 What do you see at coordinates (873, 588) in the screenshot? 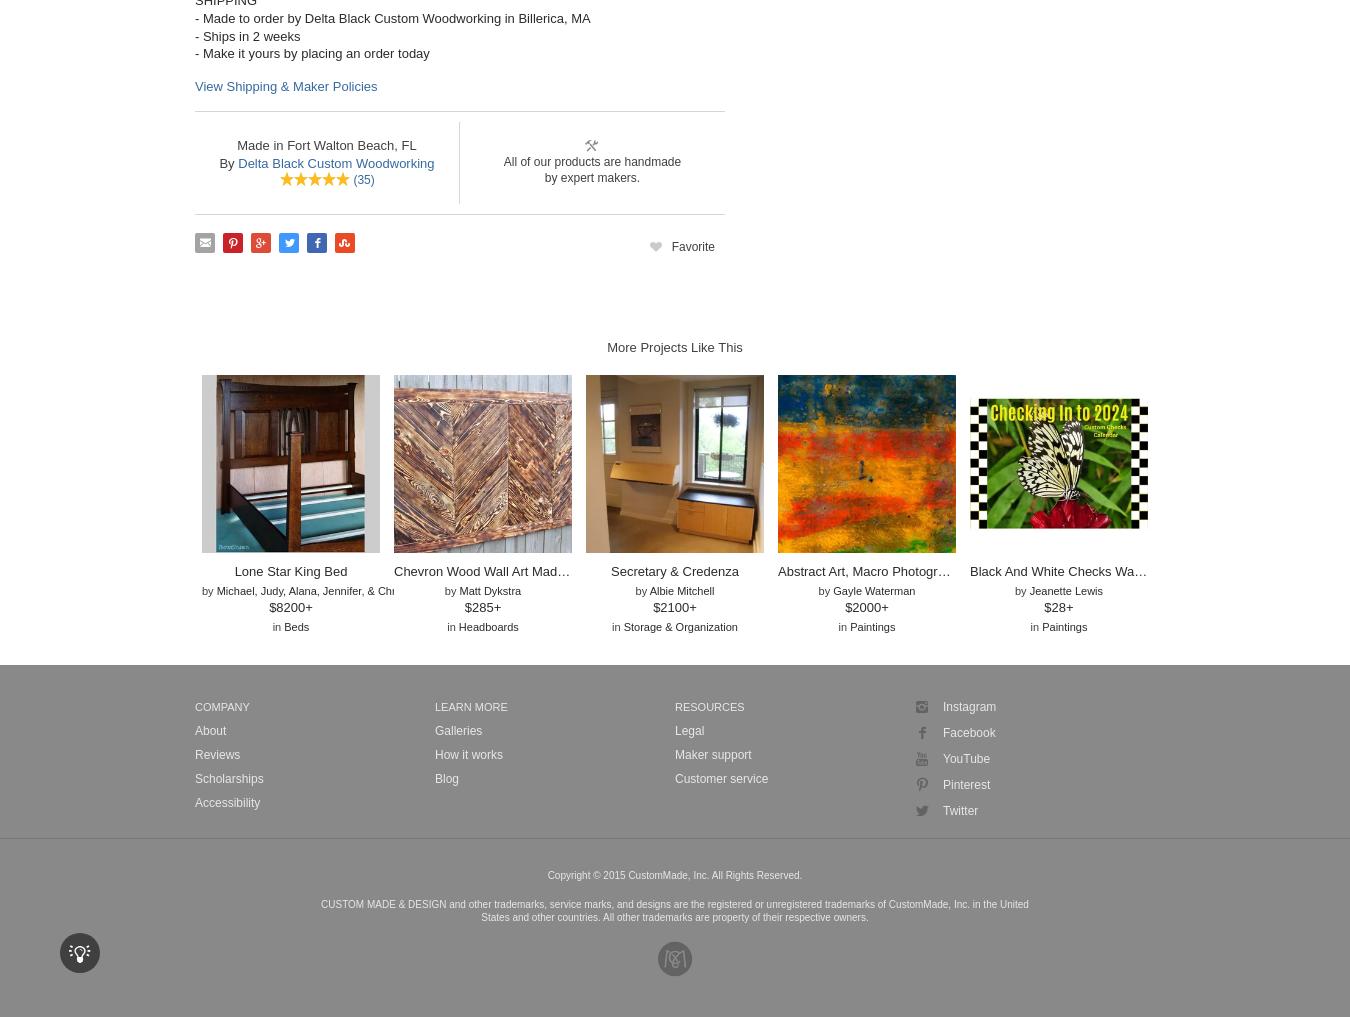
I see `'Gayle Waterman'` at bounding box center [873, 588].